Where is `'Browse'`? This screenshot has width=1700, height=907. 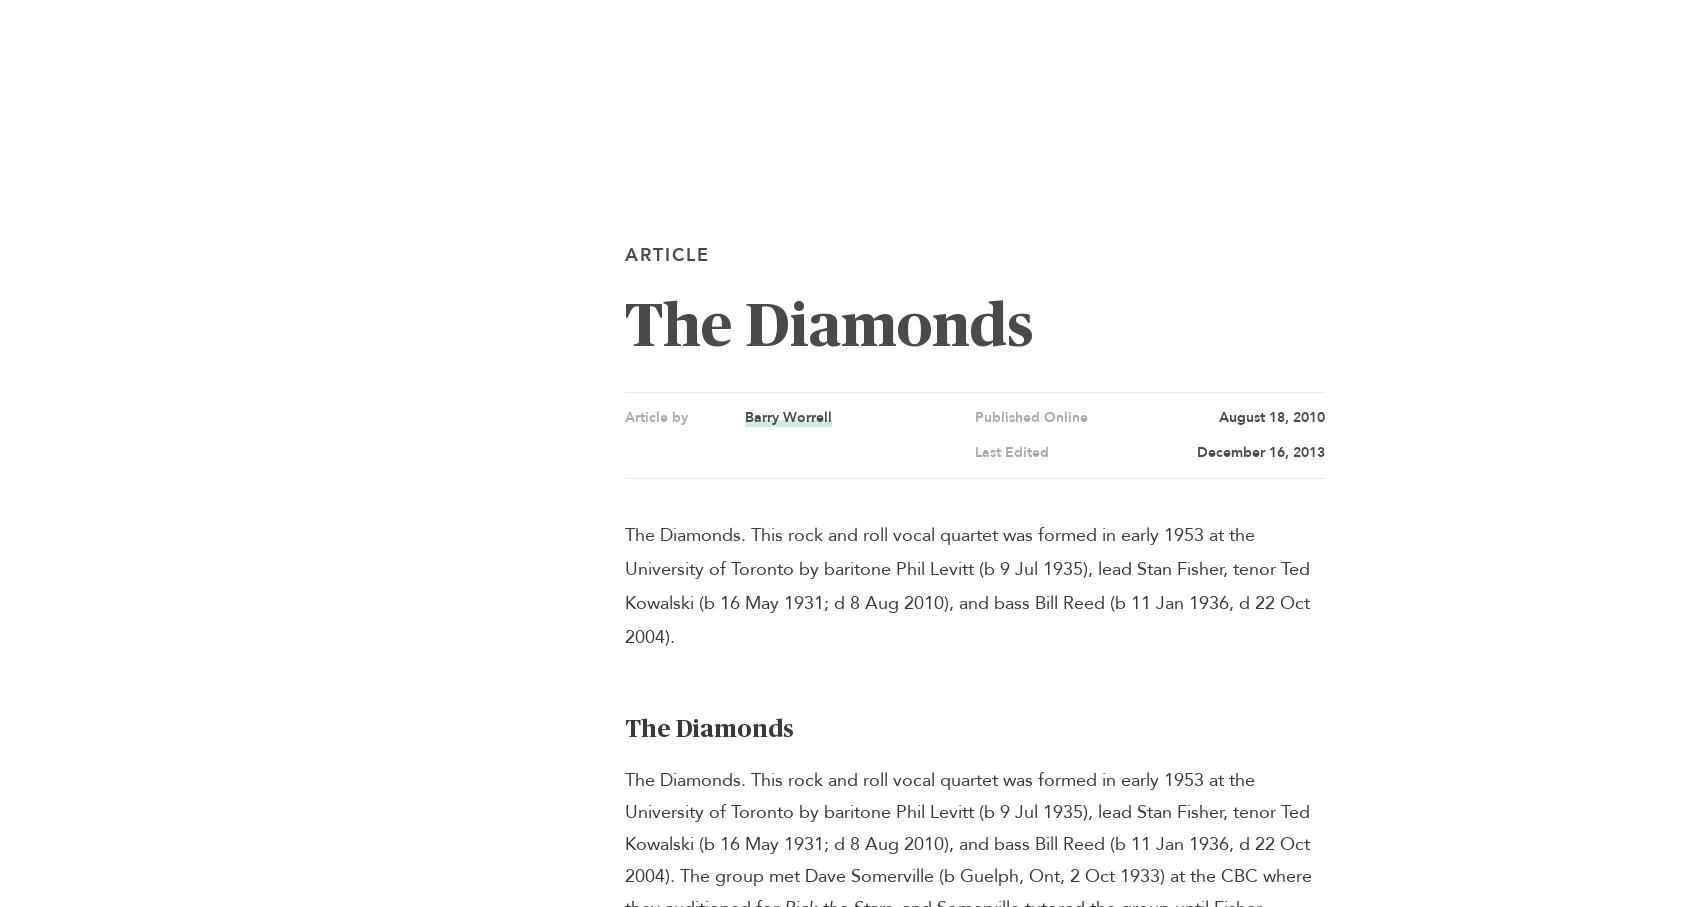
'Browse' is located at coordinates (1347, 38).